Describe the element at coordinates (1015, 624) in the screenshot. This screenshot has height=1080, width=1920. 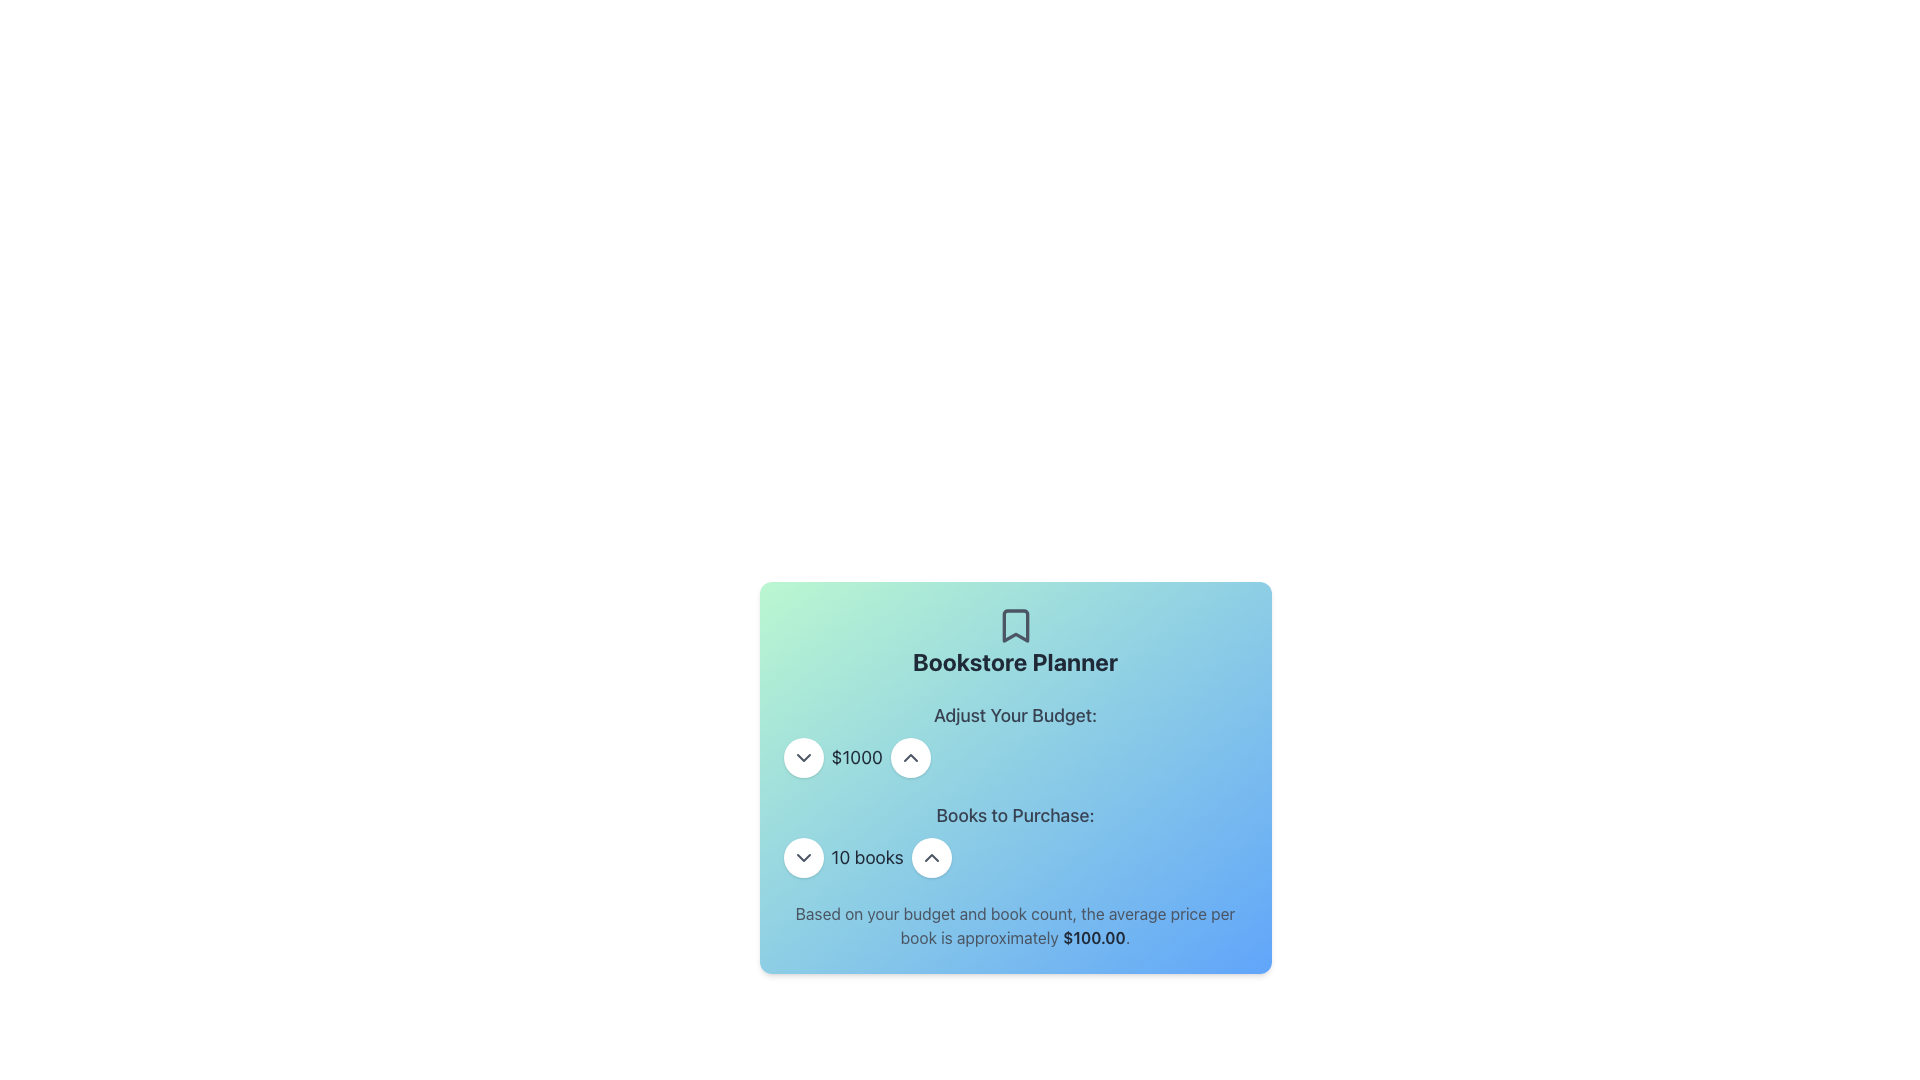
I see `the bookmark-shaped icon with a gray stroke design, located above the text 'Bookstore Planner' in the card section` at that location.